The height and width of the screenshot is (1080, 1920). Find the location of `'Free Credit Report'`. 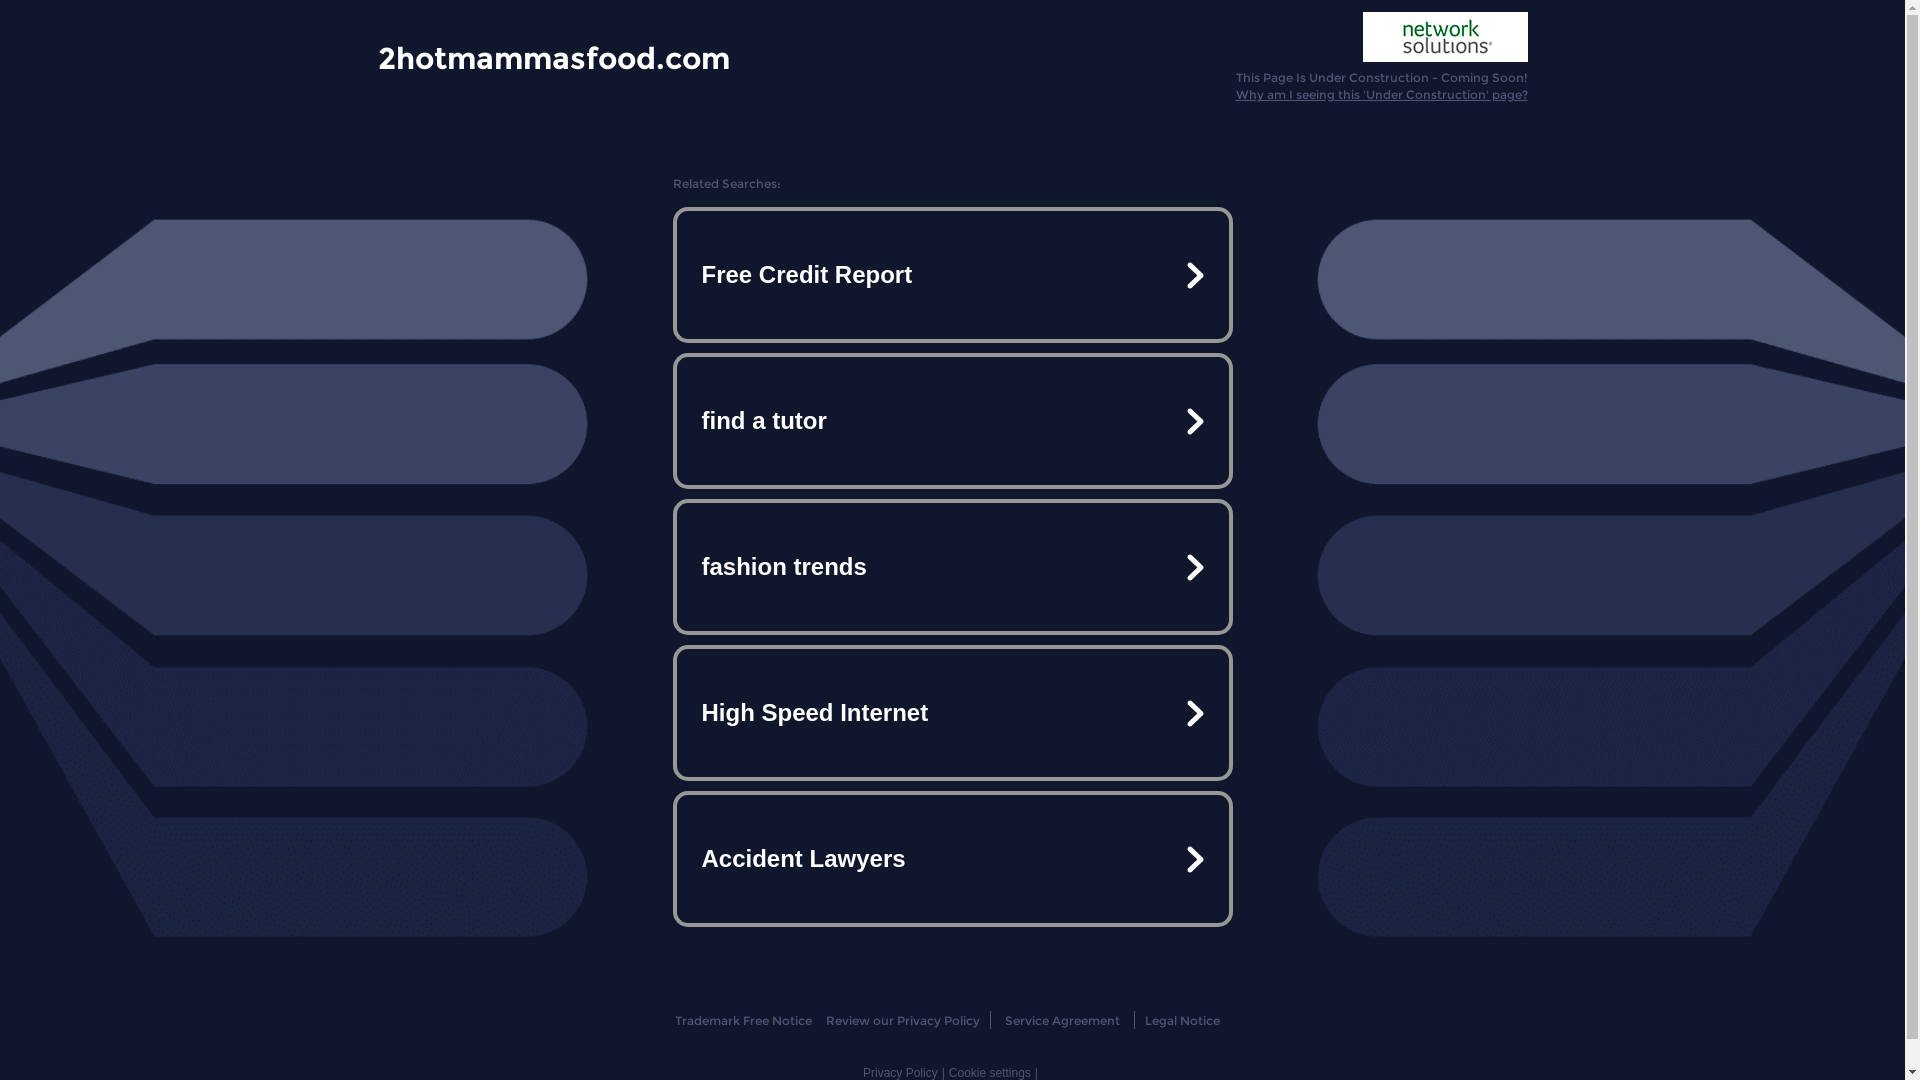

'Free Credit Report' is located at coordinates (950, 274).